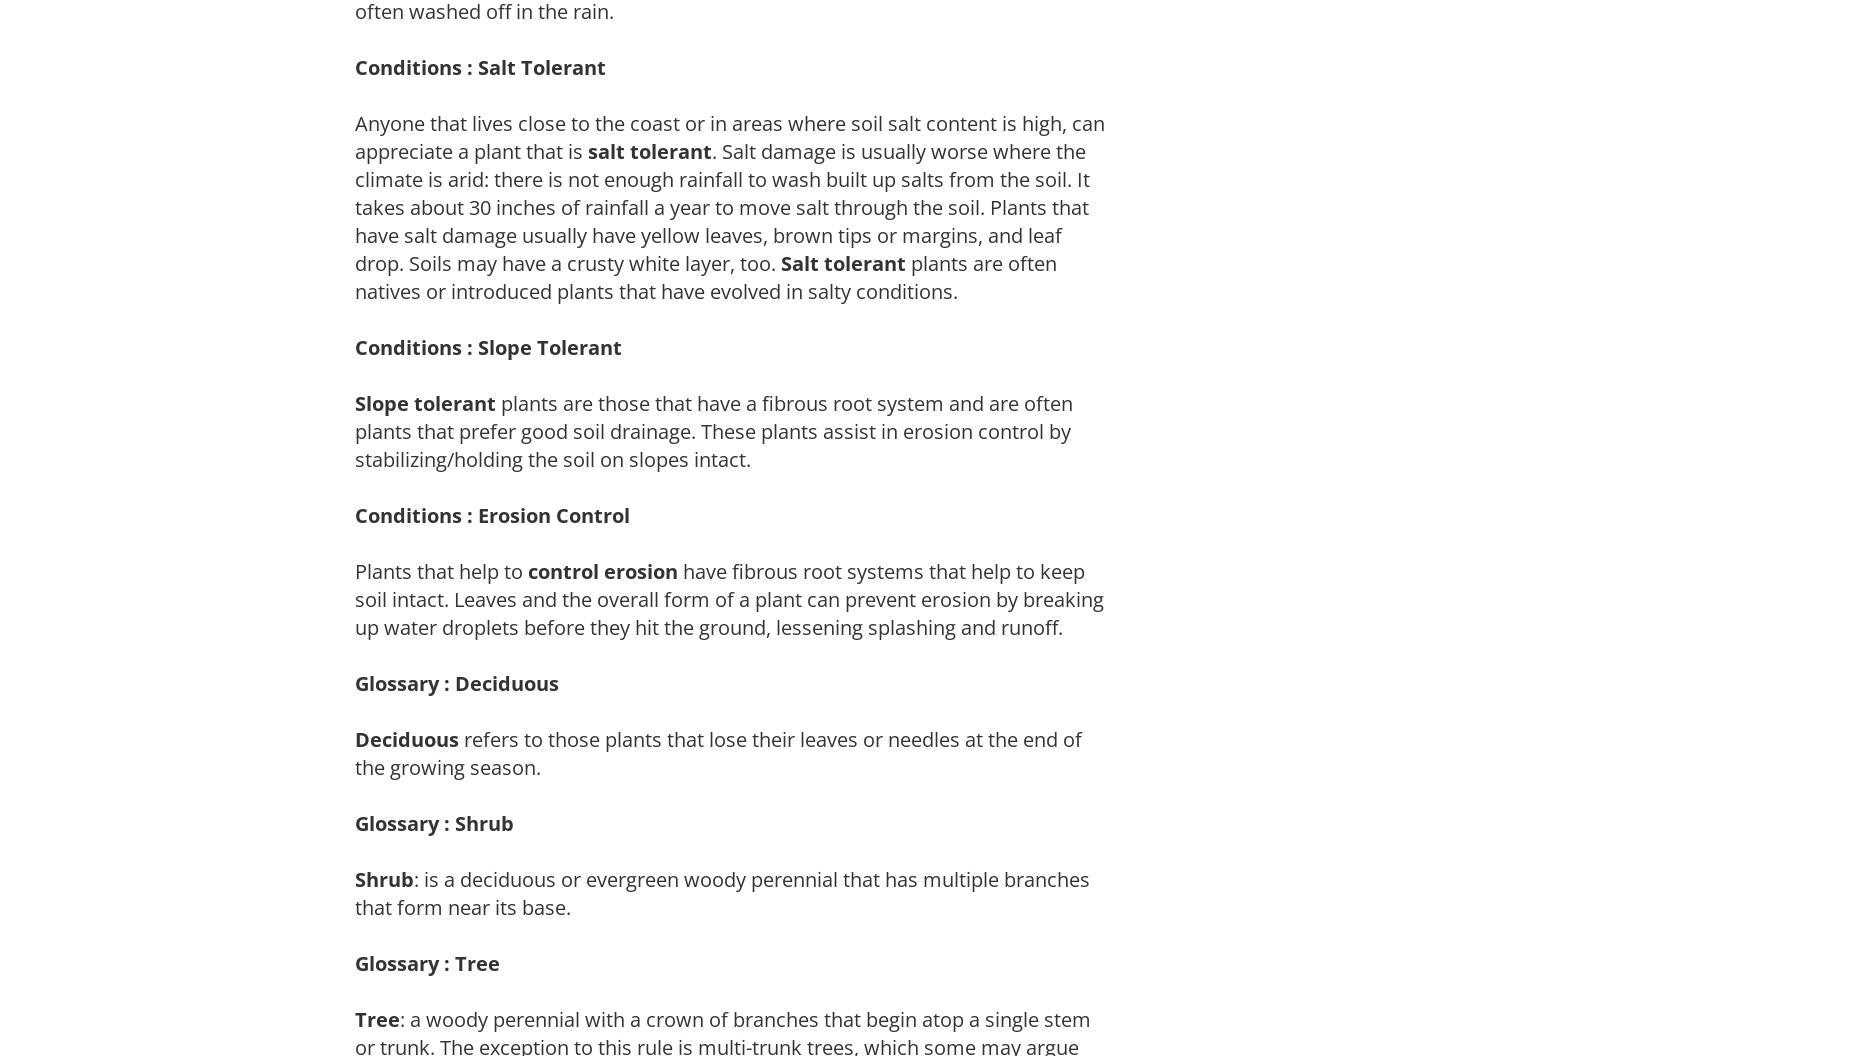  I want to click on 'Plants that help to', so click(440, 570).